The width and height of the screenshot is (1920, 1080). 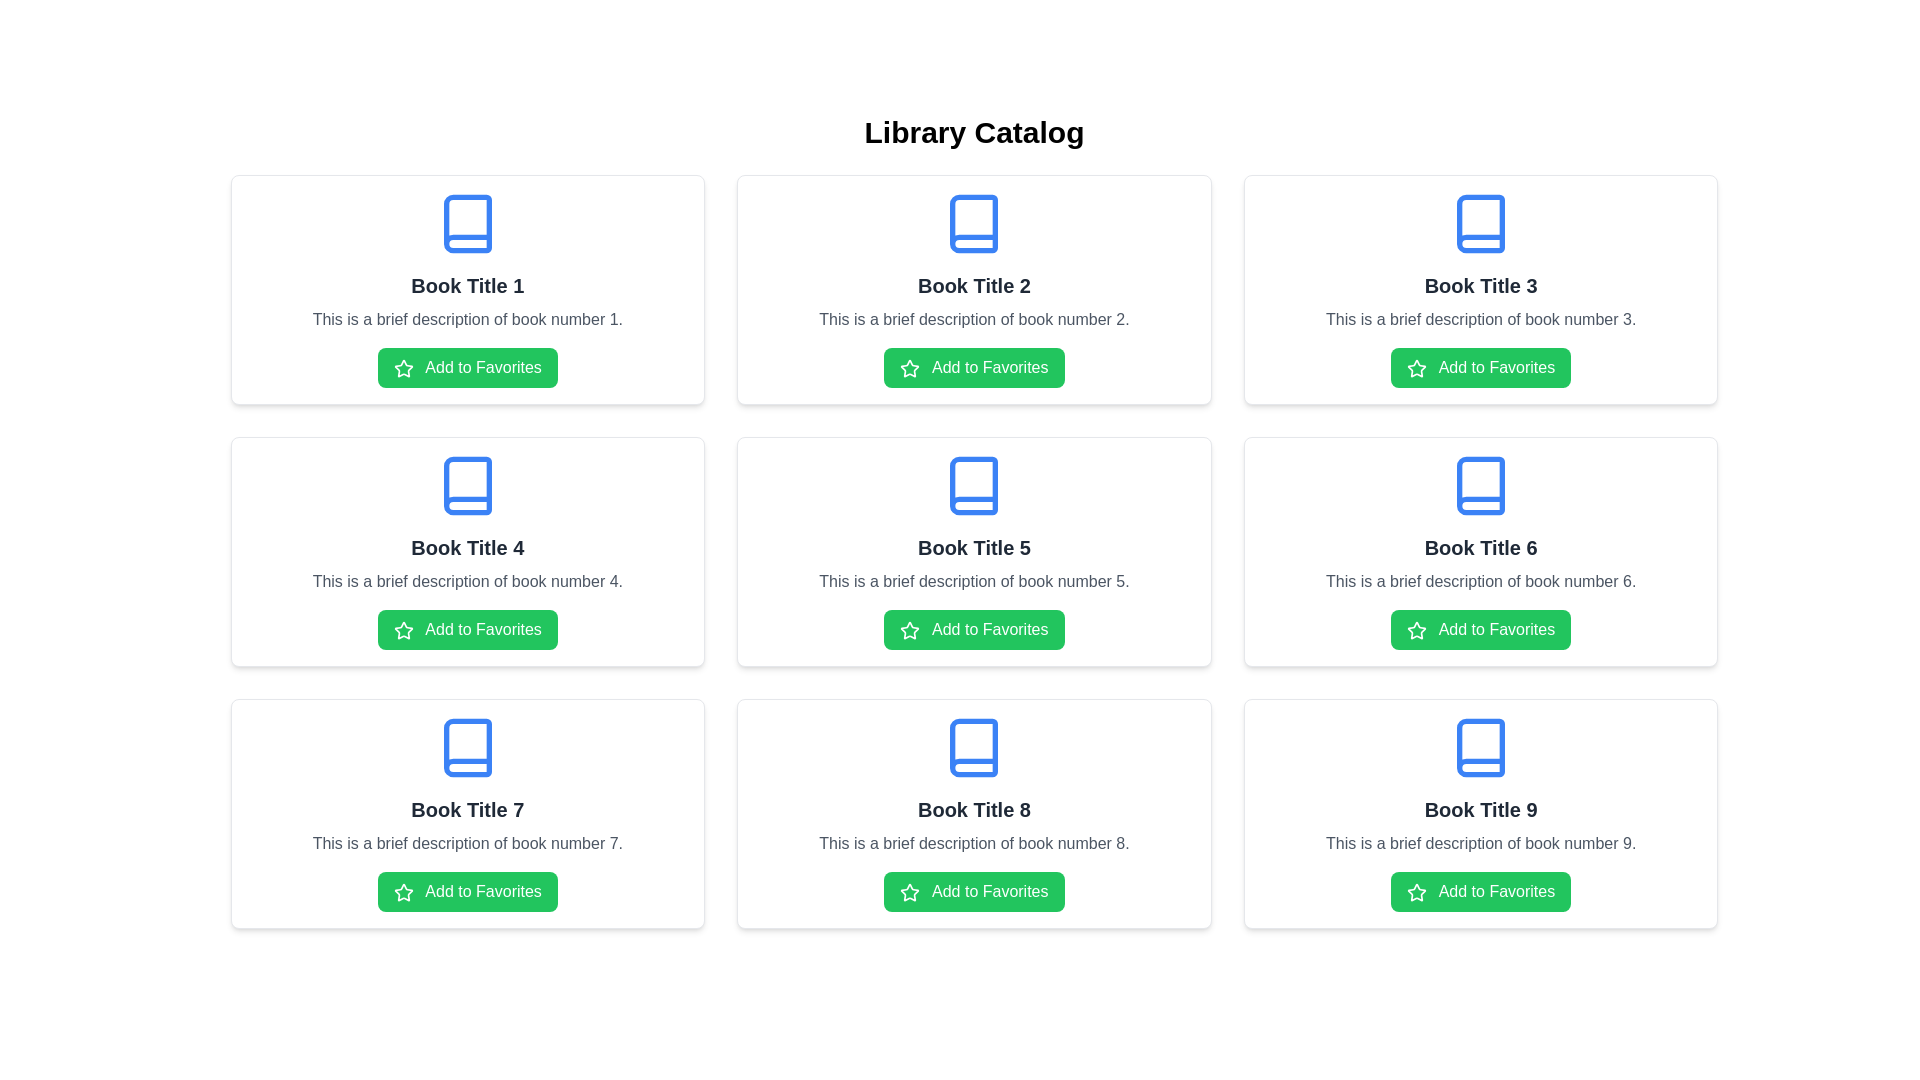 I want to click on the green rectangular button labeled 'Add to Favorites' with a star icon on the left to observe the hover effect, so click(x=1481, y=367).